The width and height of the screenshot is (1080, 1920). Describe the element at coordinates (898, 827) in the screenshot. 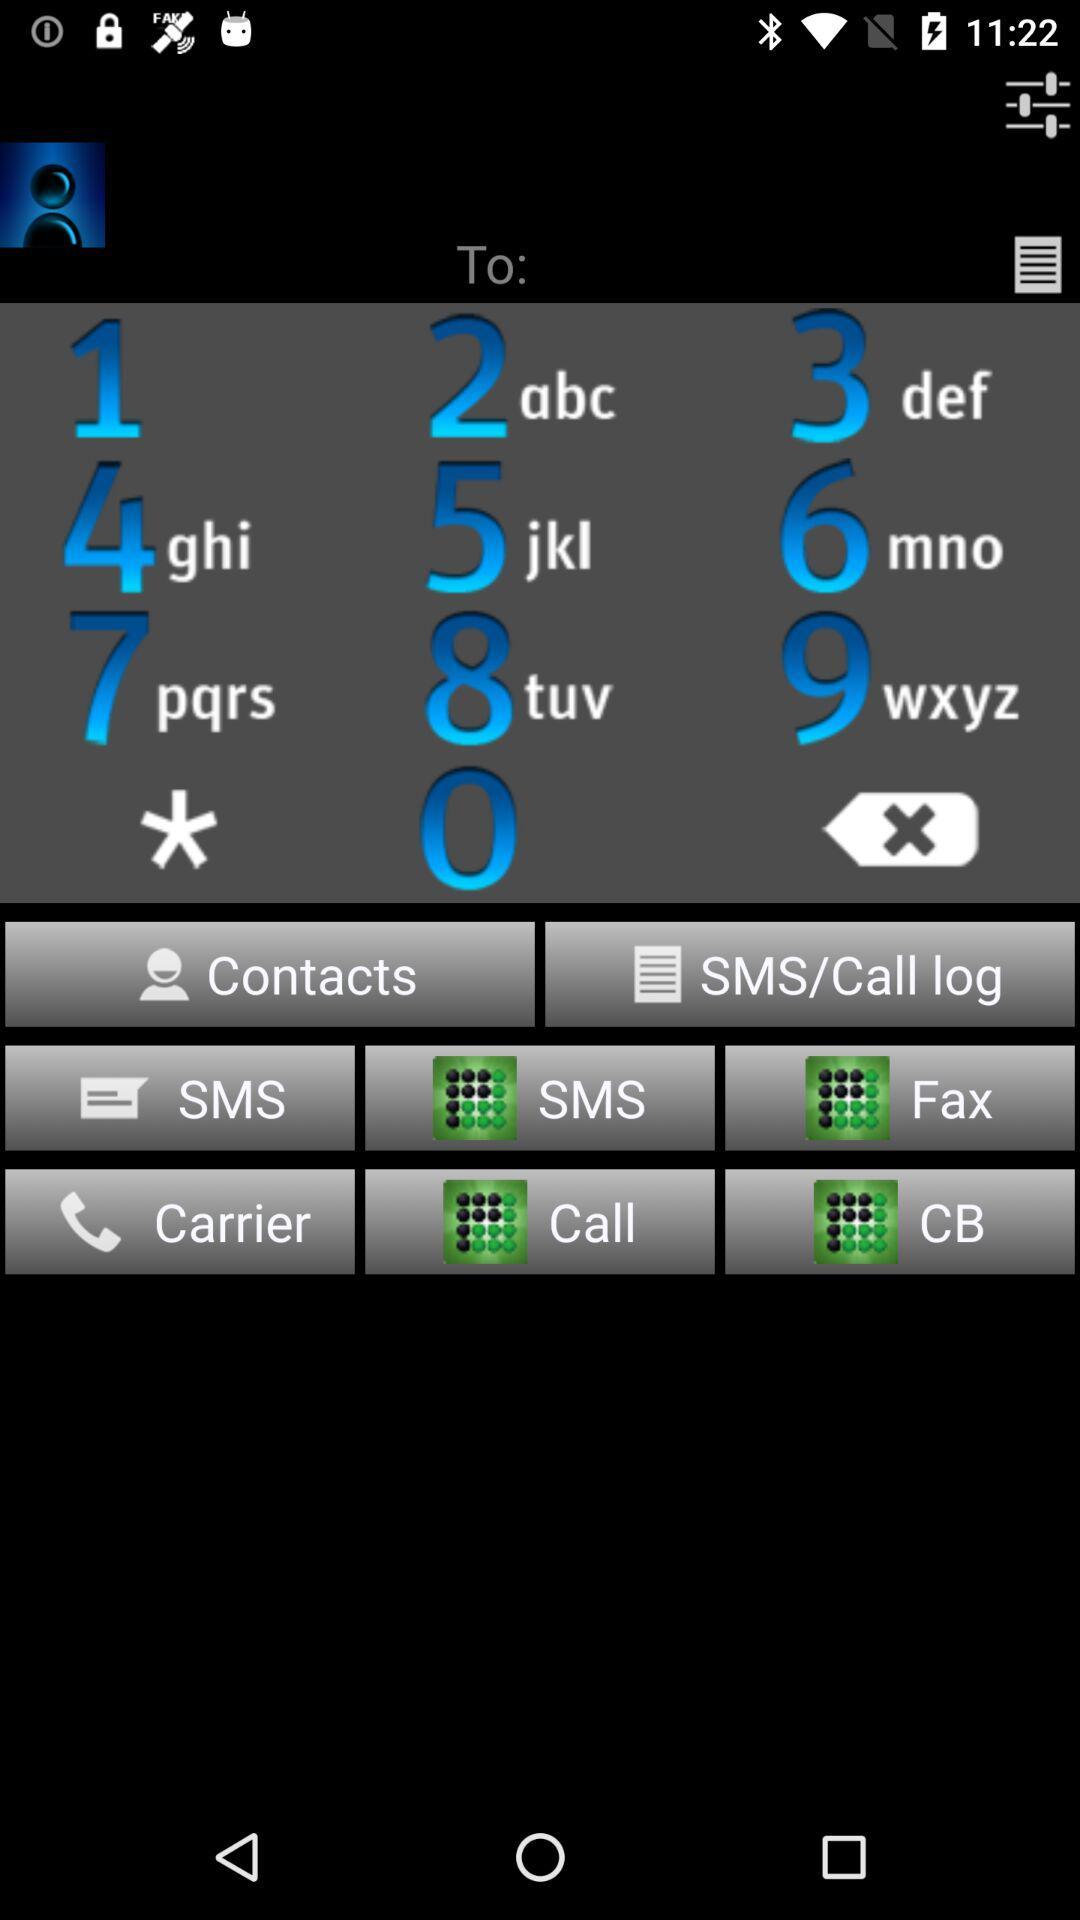

I see `cancel button which is in dialer just below the 9` at that location.